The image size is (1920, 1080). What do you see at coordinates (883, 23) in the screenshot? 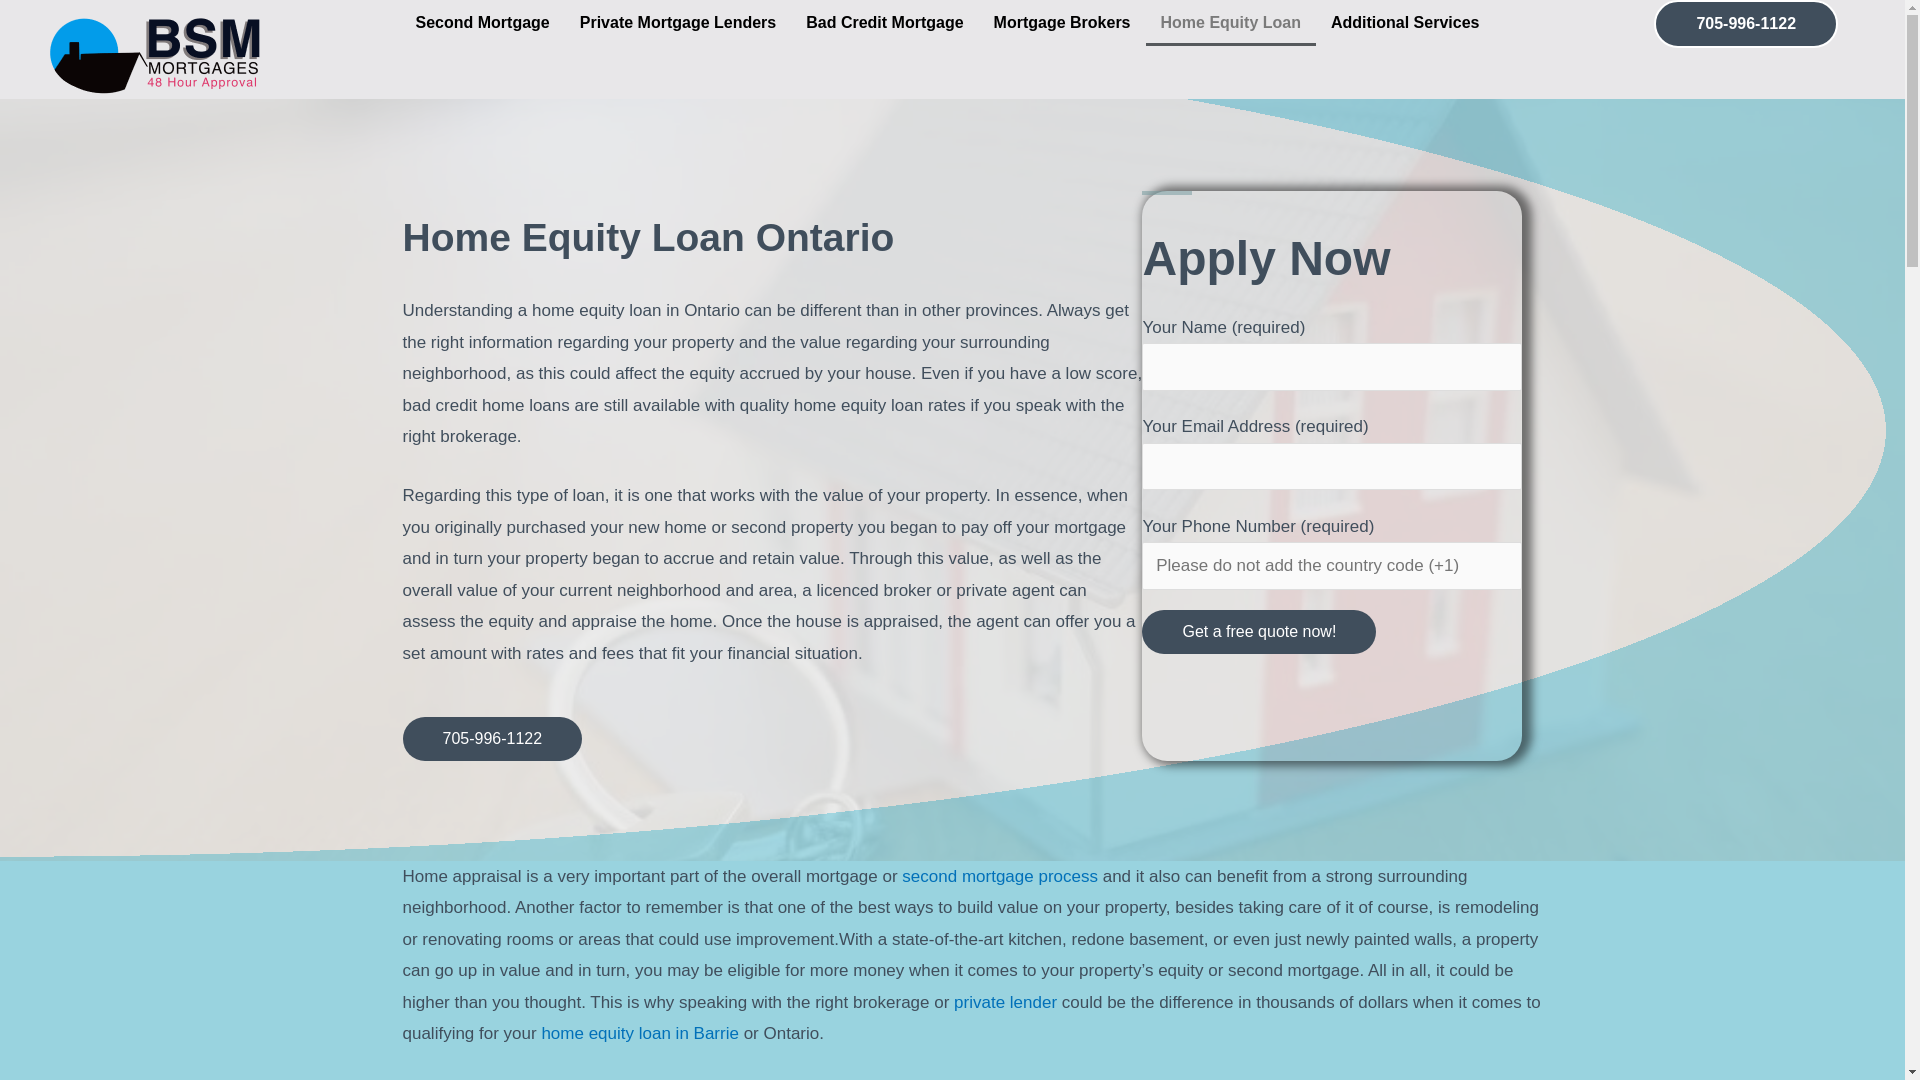
I see `'Bad Credit Mortgage'` at bounding box center [883, 23].